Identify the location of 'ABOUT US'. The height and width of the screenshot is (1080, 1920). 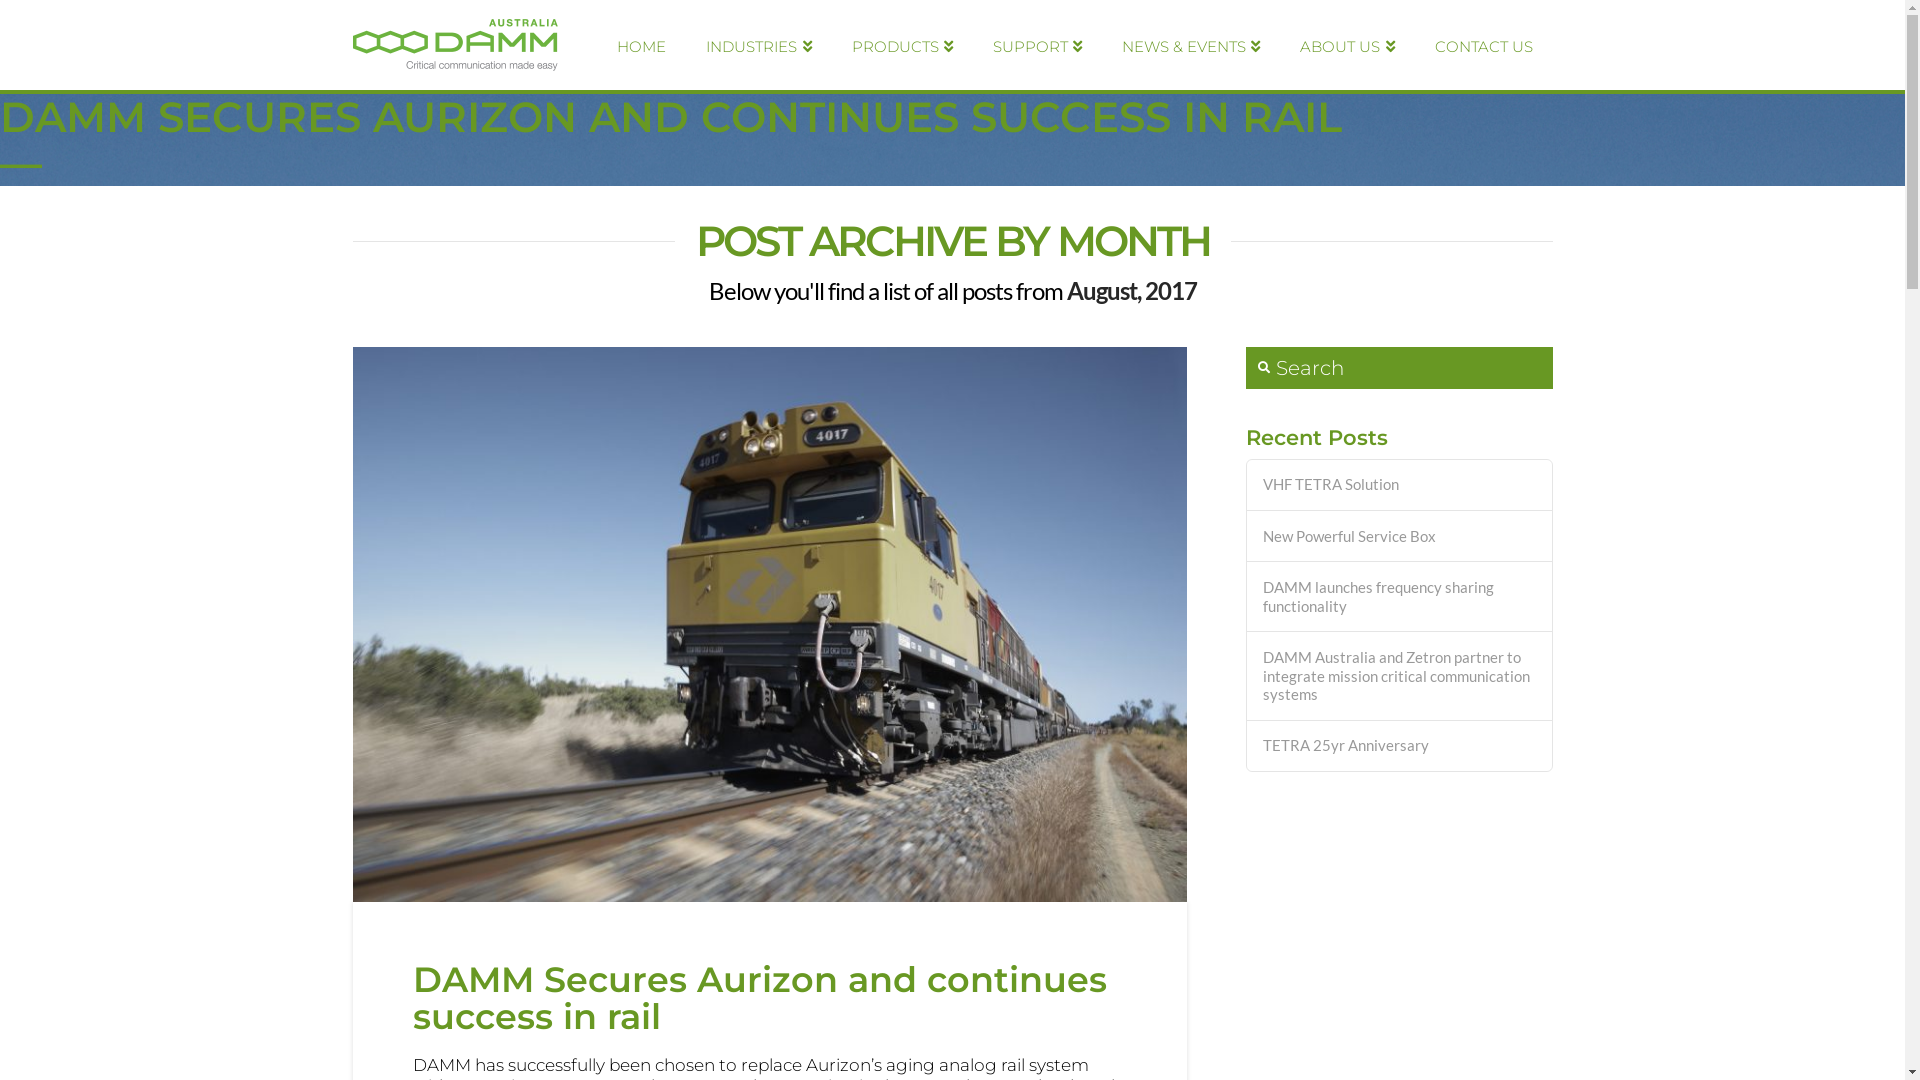
(1347, 45).